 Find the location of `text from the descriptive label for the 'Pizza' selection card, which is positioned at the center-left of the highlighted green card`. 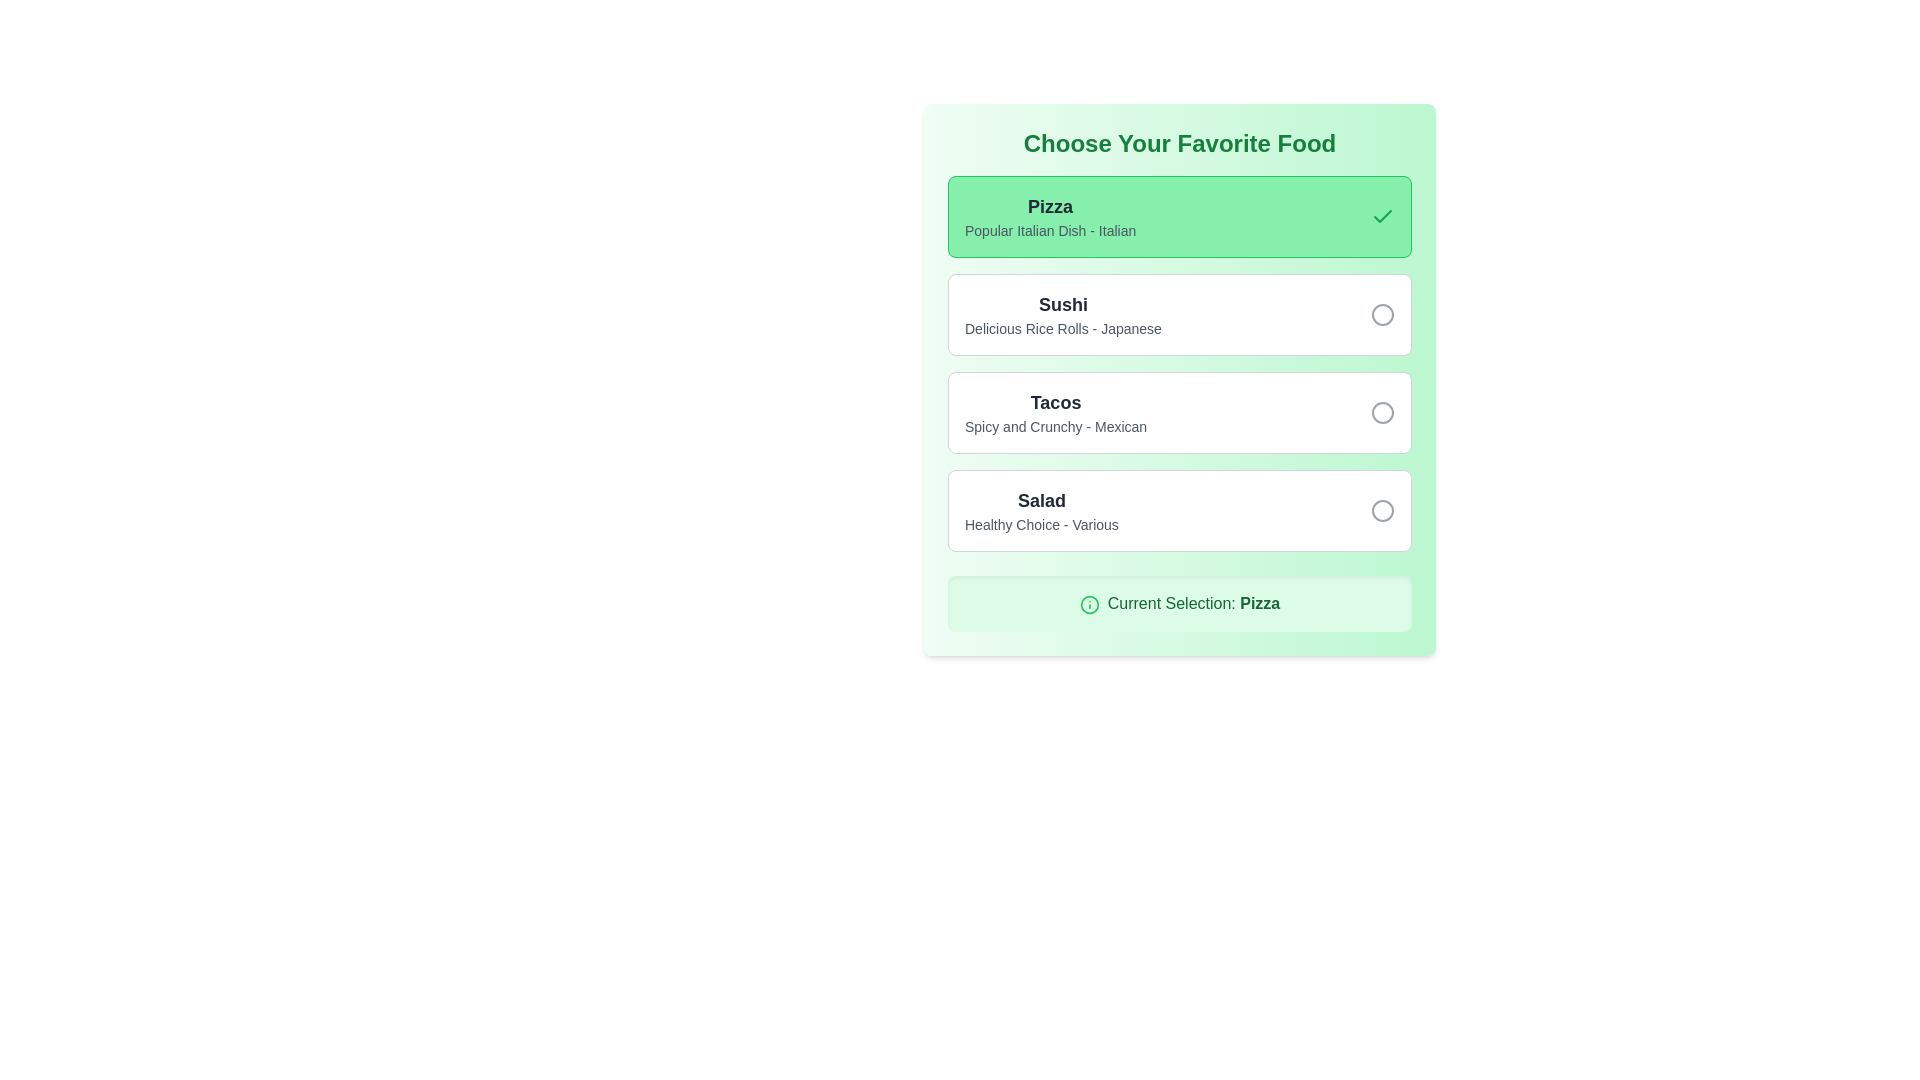

text from the descriptive label for the 'Pizza' selection card, which is positioned at the center-left of the highlighted green card is located at coordinates (1049, 216).